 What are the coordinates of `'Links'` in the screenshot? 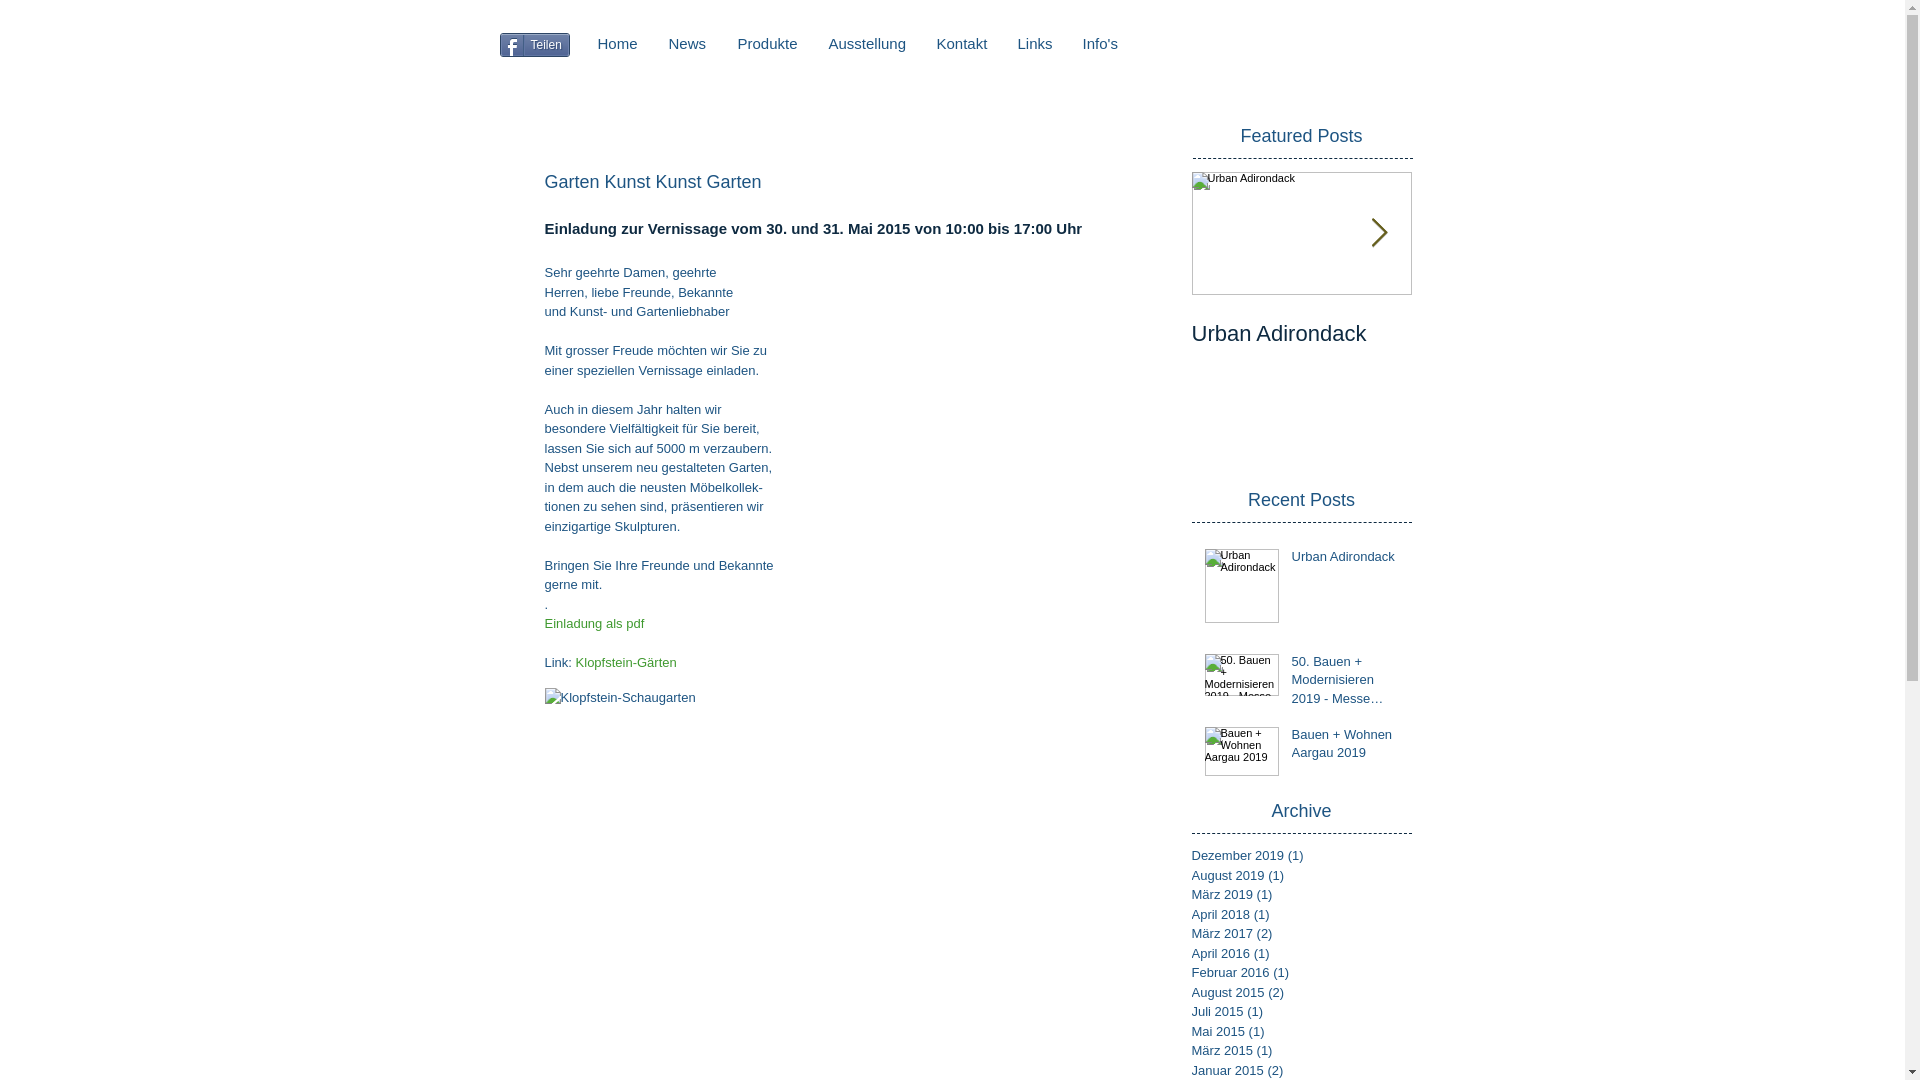 It's located at (1034, 42).